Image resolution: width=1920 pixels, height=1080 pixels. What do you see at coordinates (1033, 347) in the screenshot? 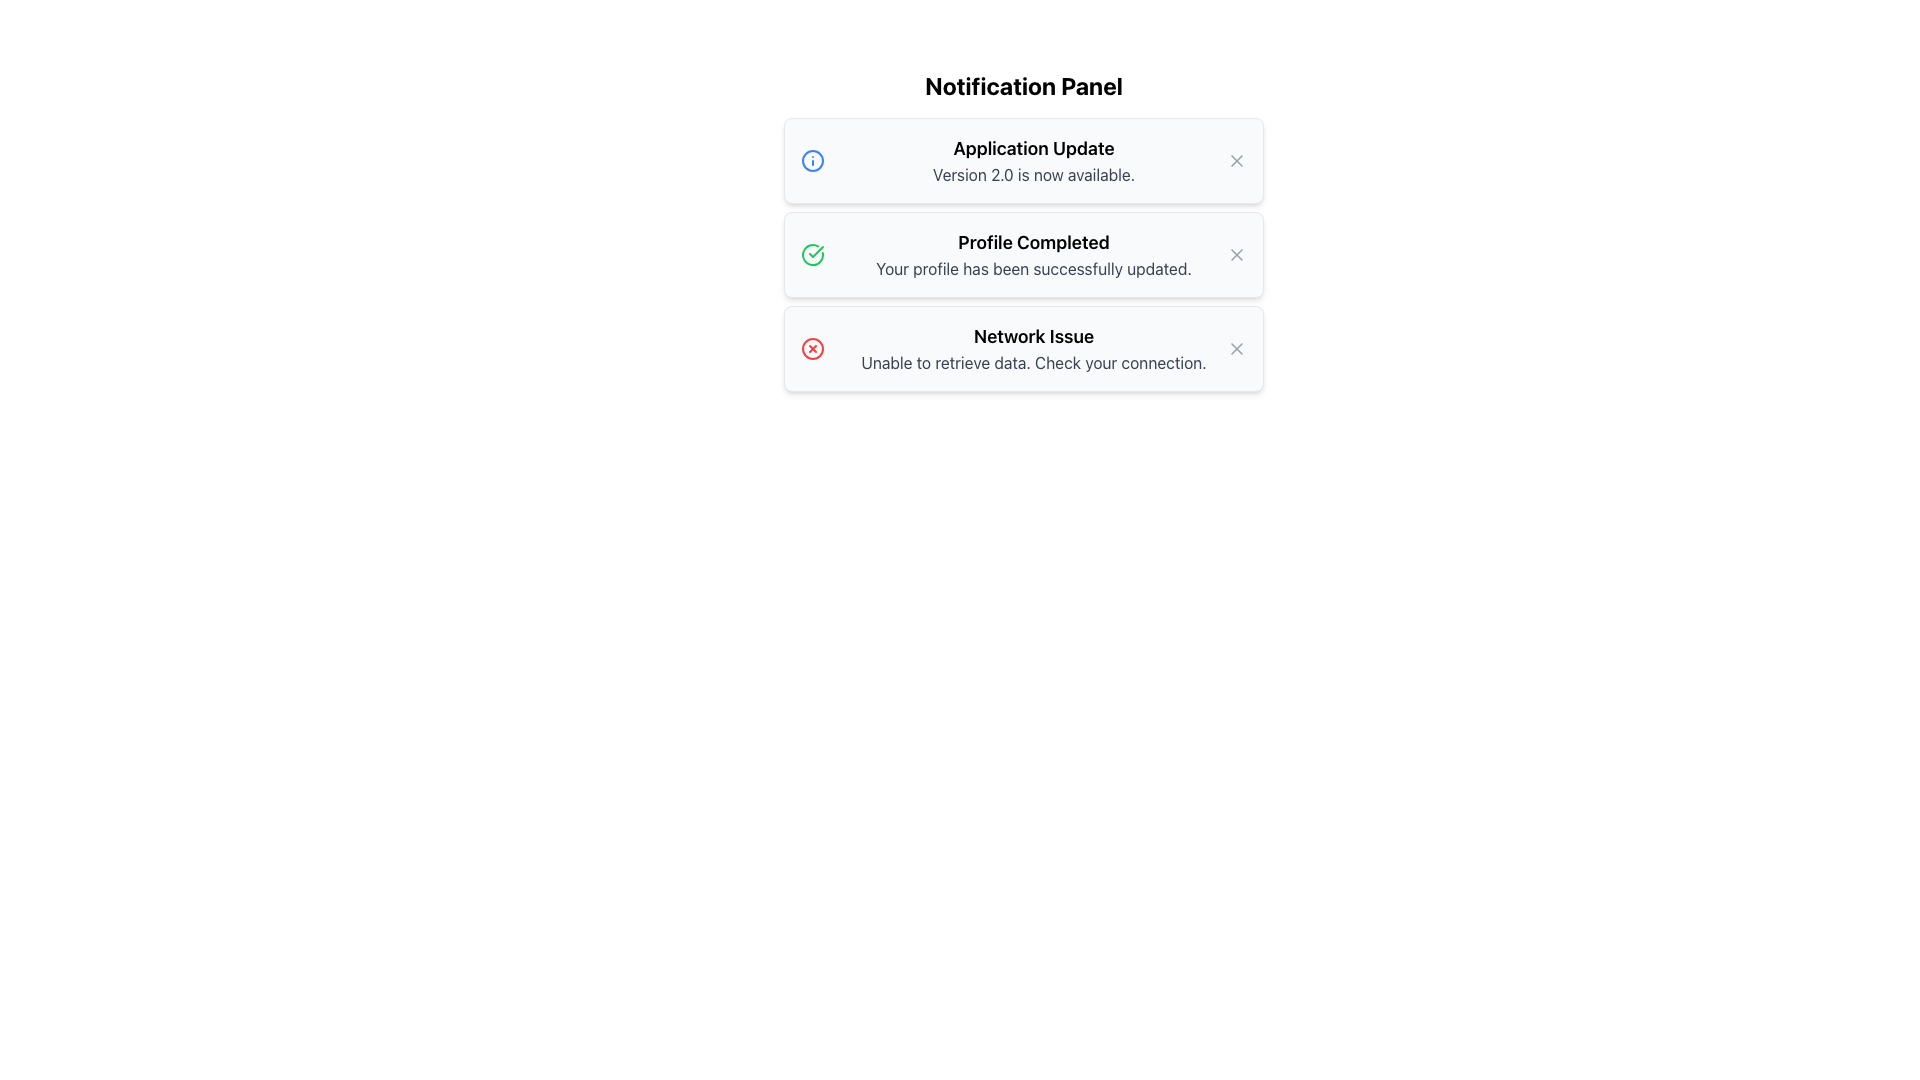
I see `the error notification text element that indicates network connectivity issues, which is positioned in the third row of the notification panel` at bounding box center [1033, 347].